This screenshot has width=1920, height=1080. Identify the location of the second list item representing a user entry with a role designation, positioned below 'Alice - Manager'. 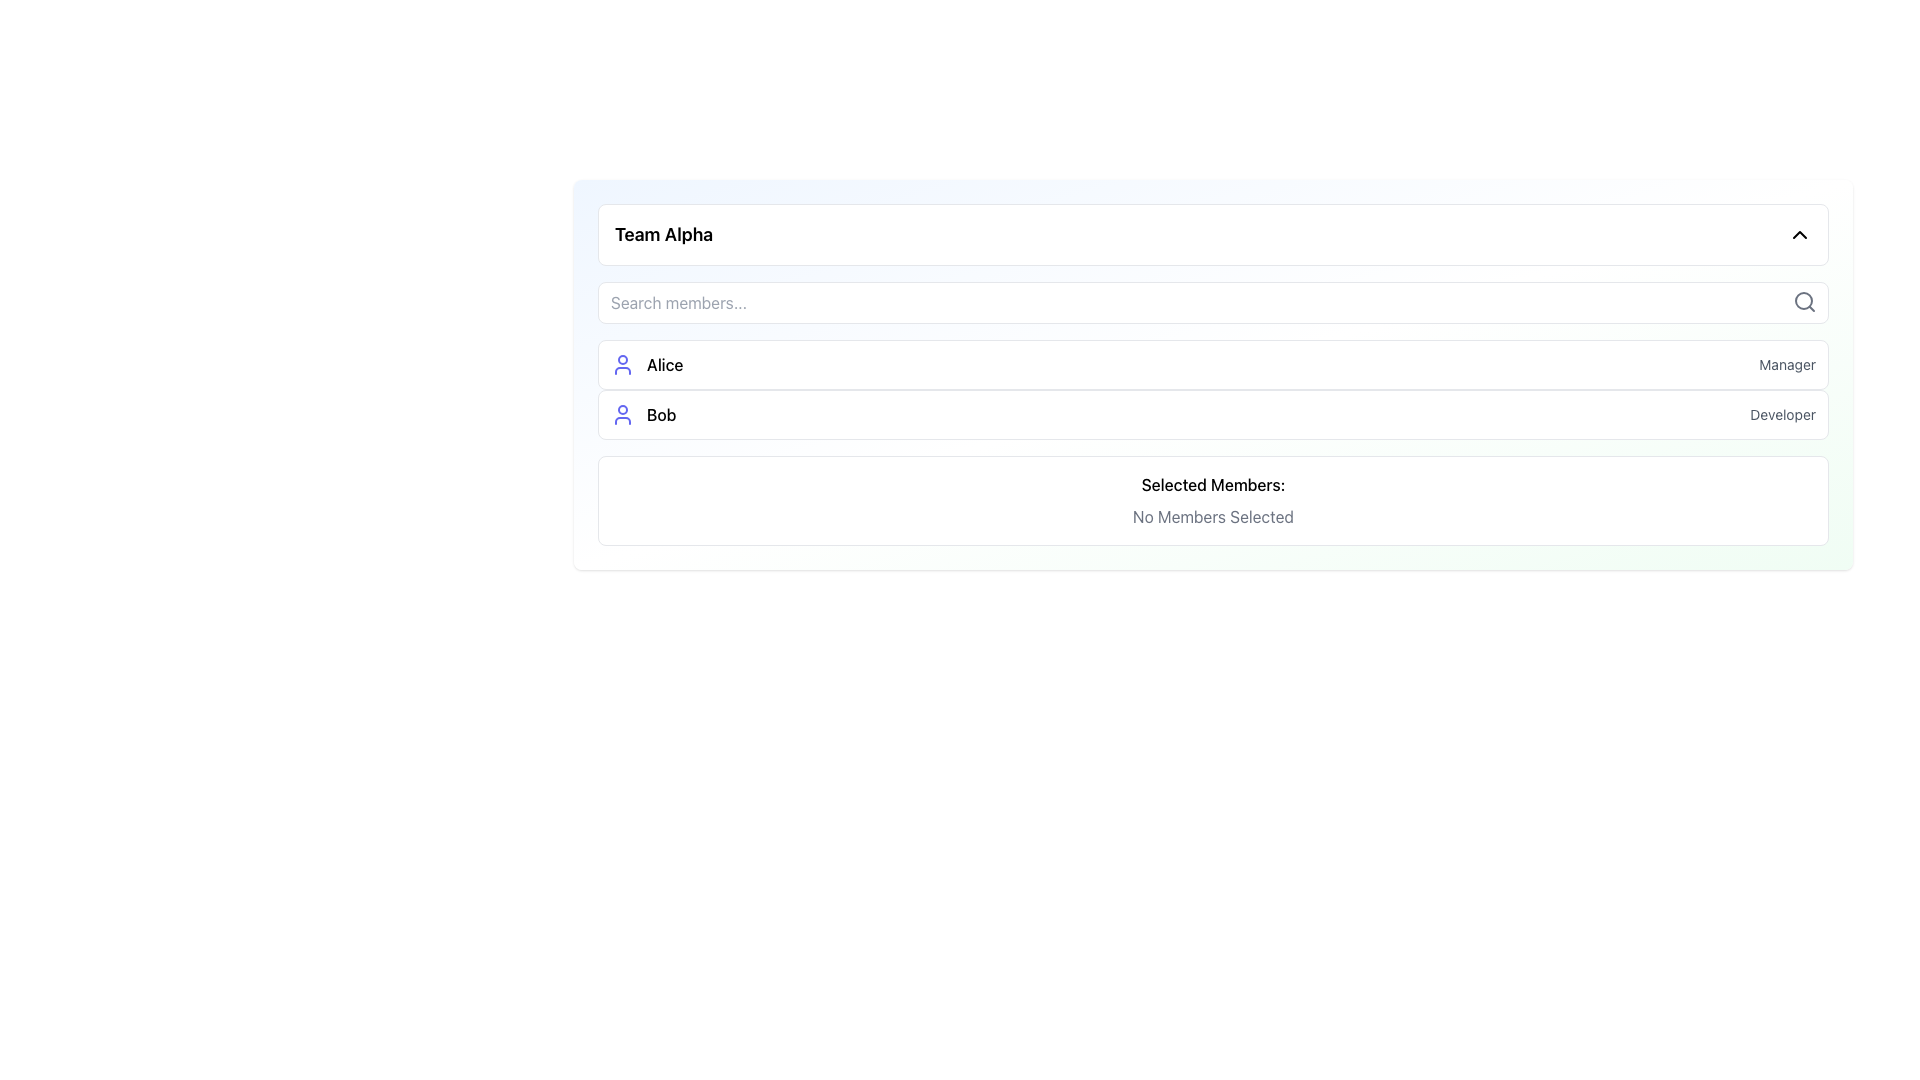
(1212, 414).